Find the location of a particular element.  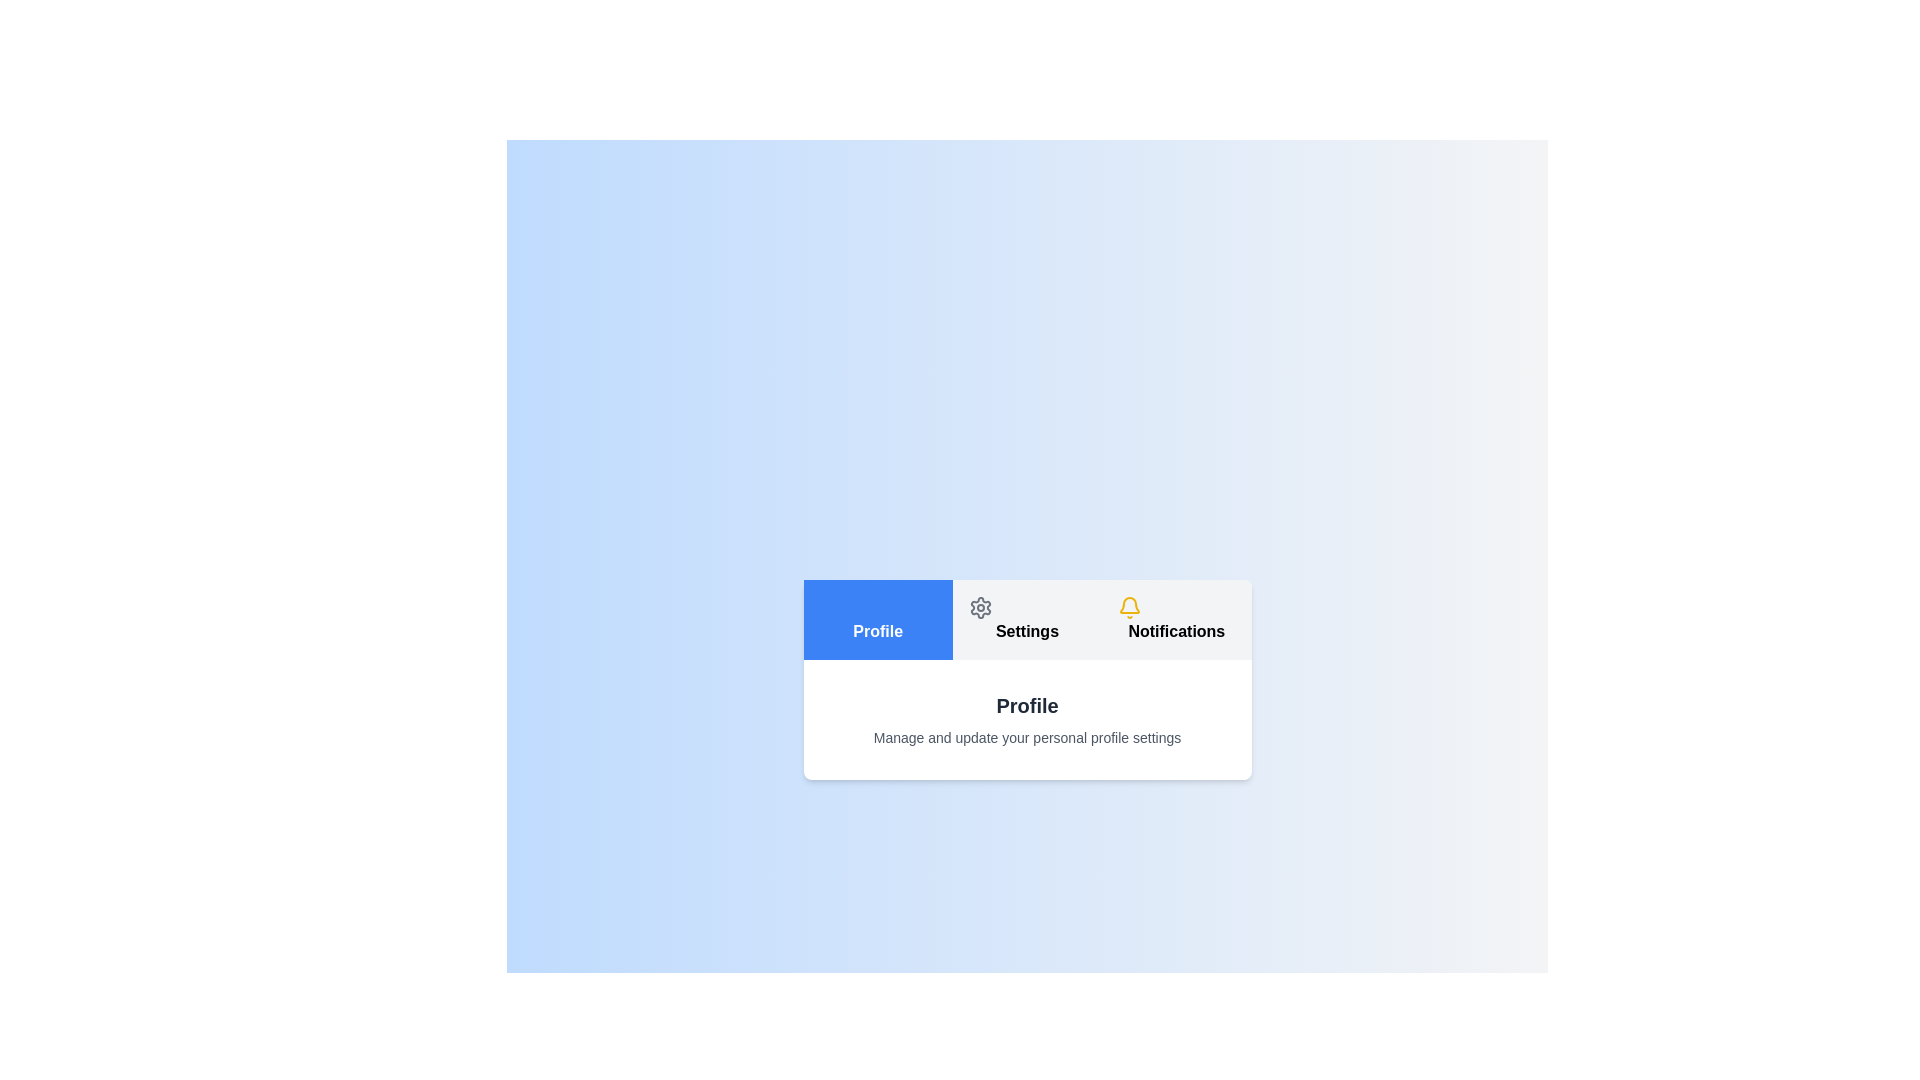

the Profile tab to highlight it is located at coordinates (878, 619).